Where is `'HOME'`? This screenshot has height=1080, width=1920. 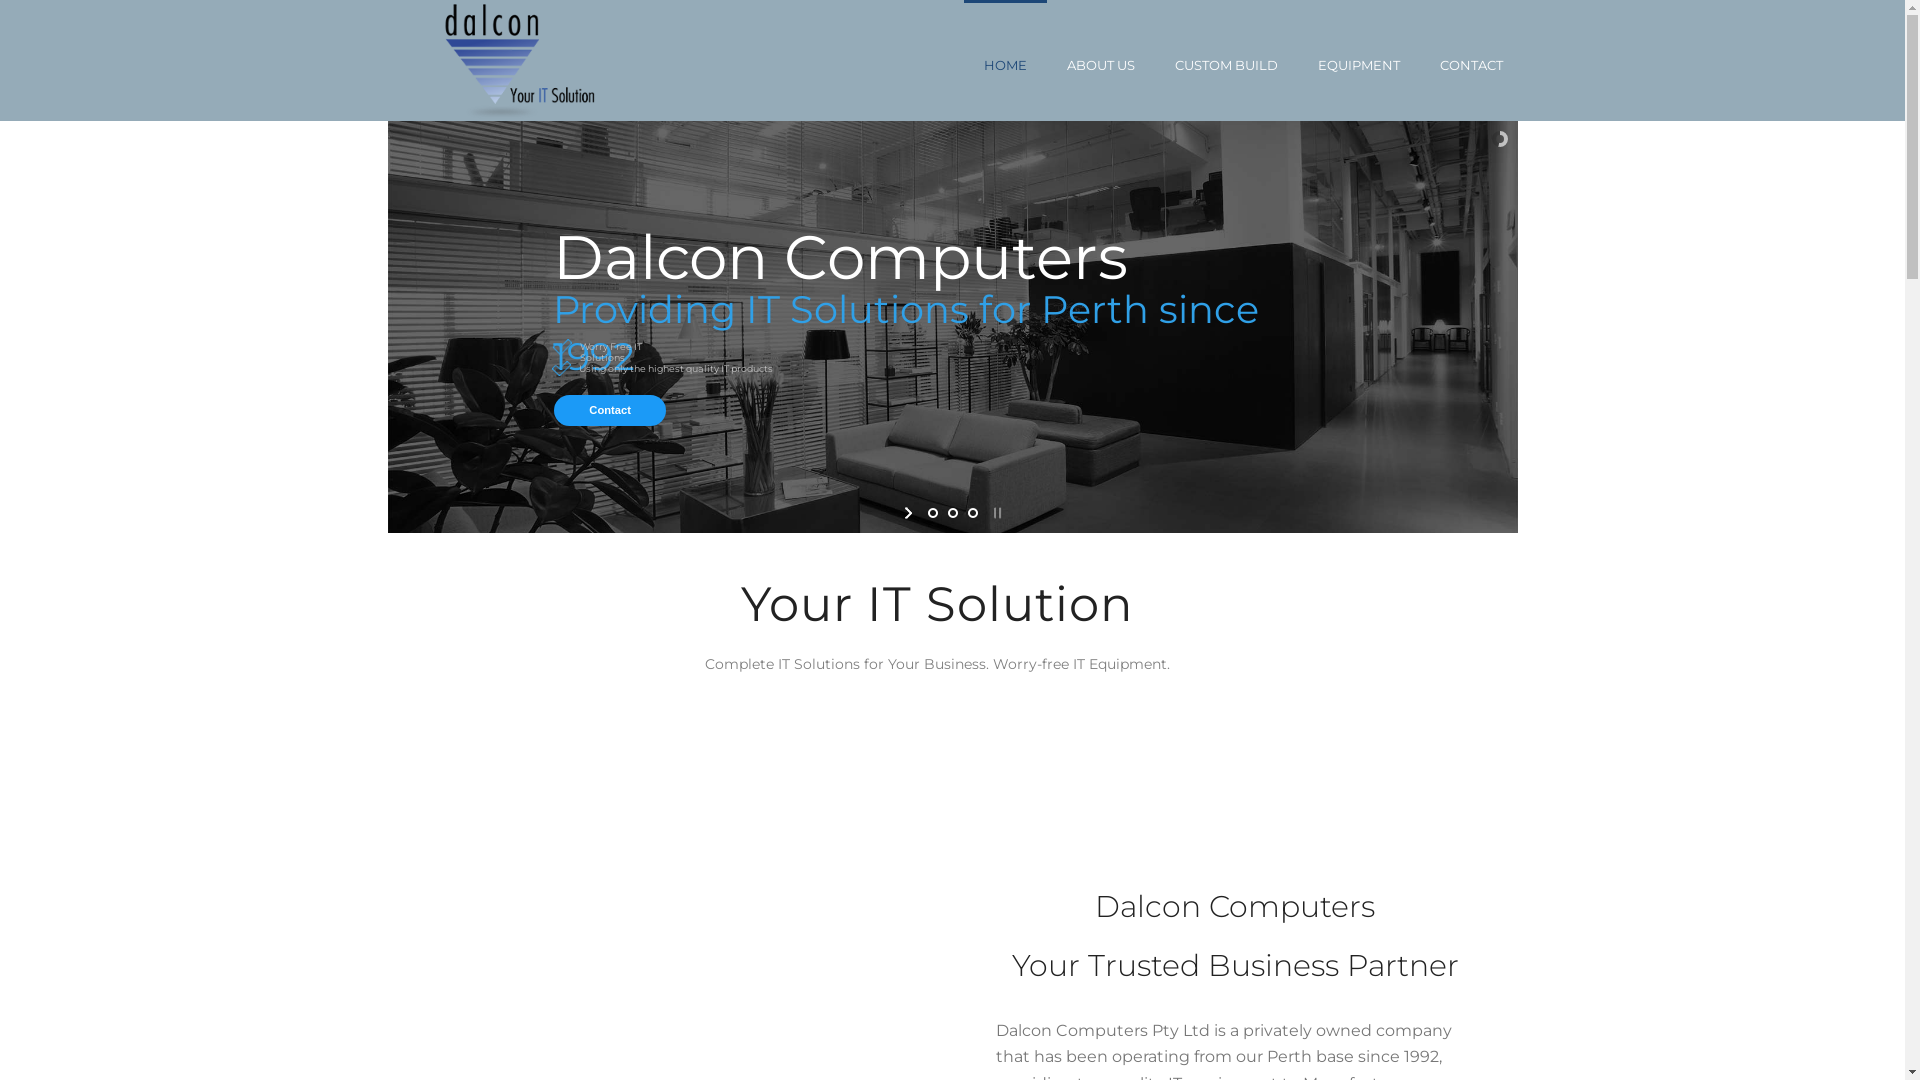
'HOME' is located at coordinates (1005, 59).